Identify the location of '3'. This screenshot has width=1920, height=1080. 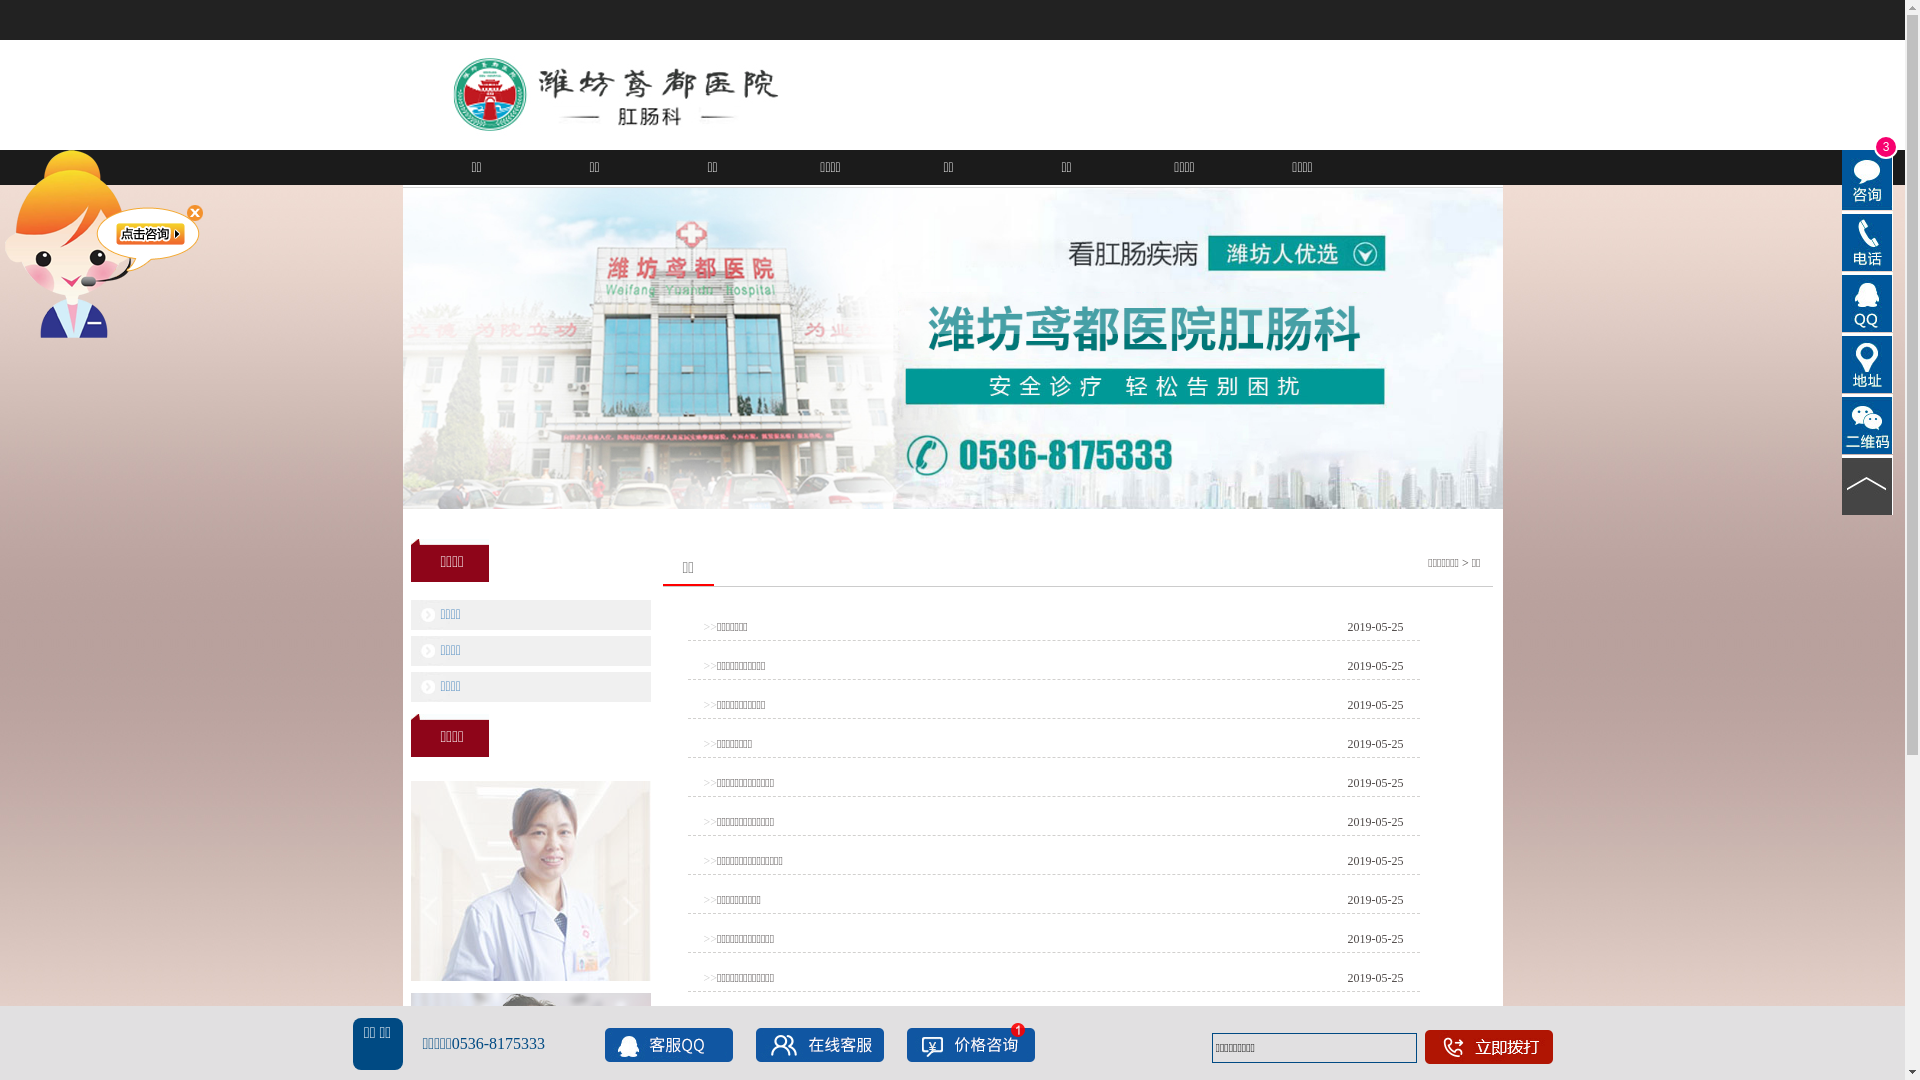
(1841, 180).